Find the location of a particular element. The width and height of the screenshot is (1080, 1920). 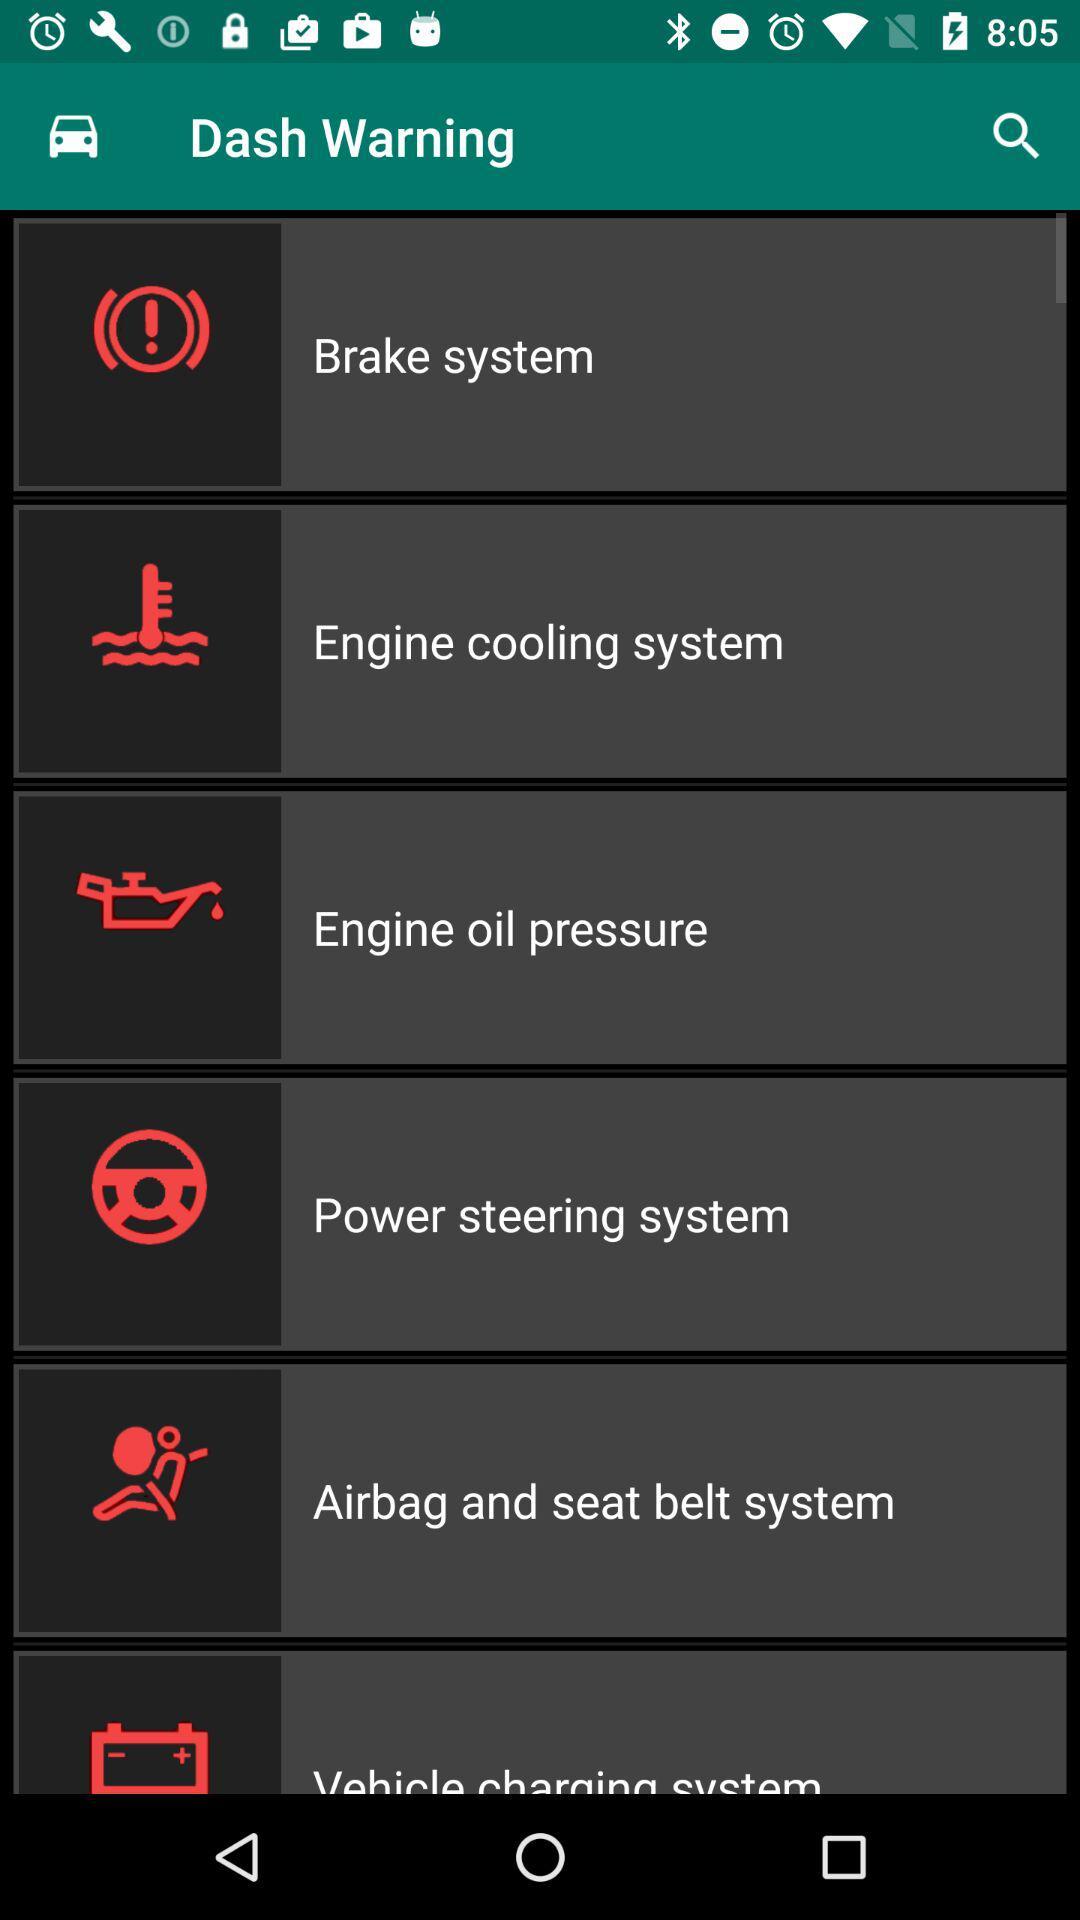

the brake system is located at coordinates (688, 354).